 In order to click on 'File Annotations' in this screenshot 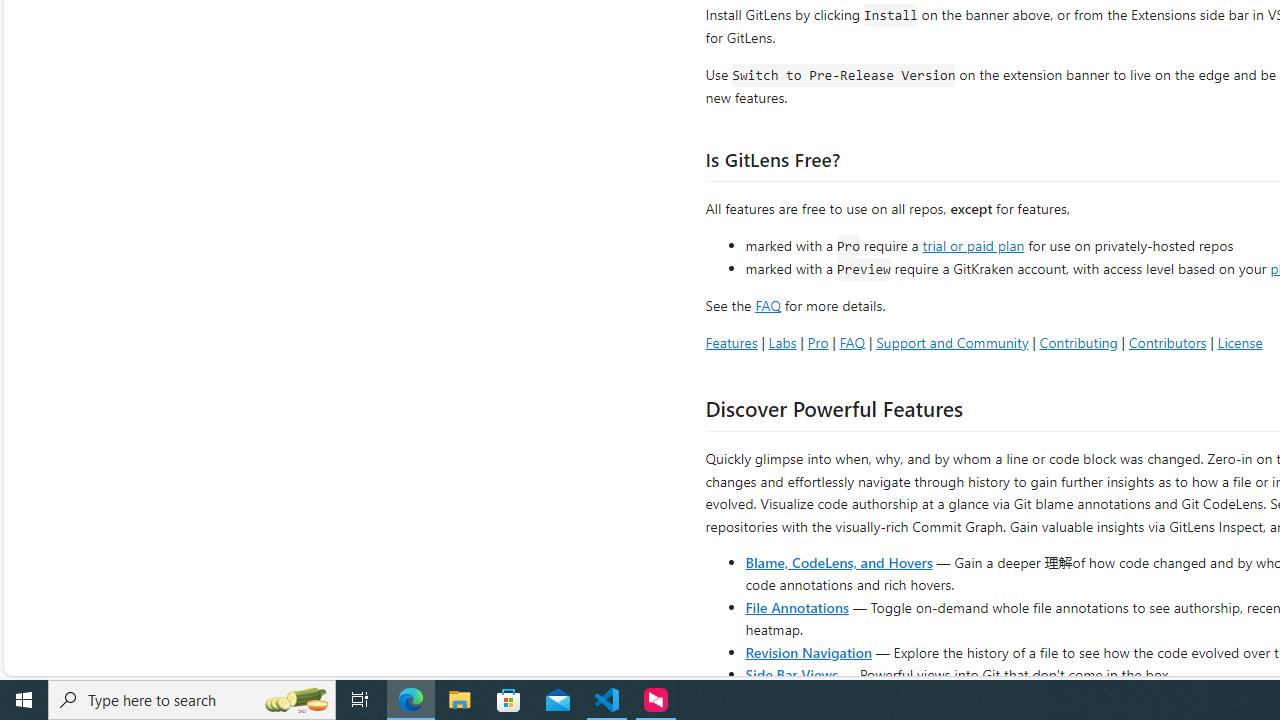, I will do `click(795, 605)`.